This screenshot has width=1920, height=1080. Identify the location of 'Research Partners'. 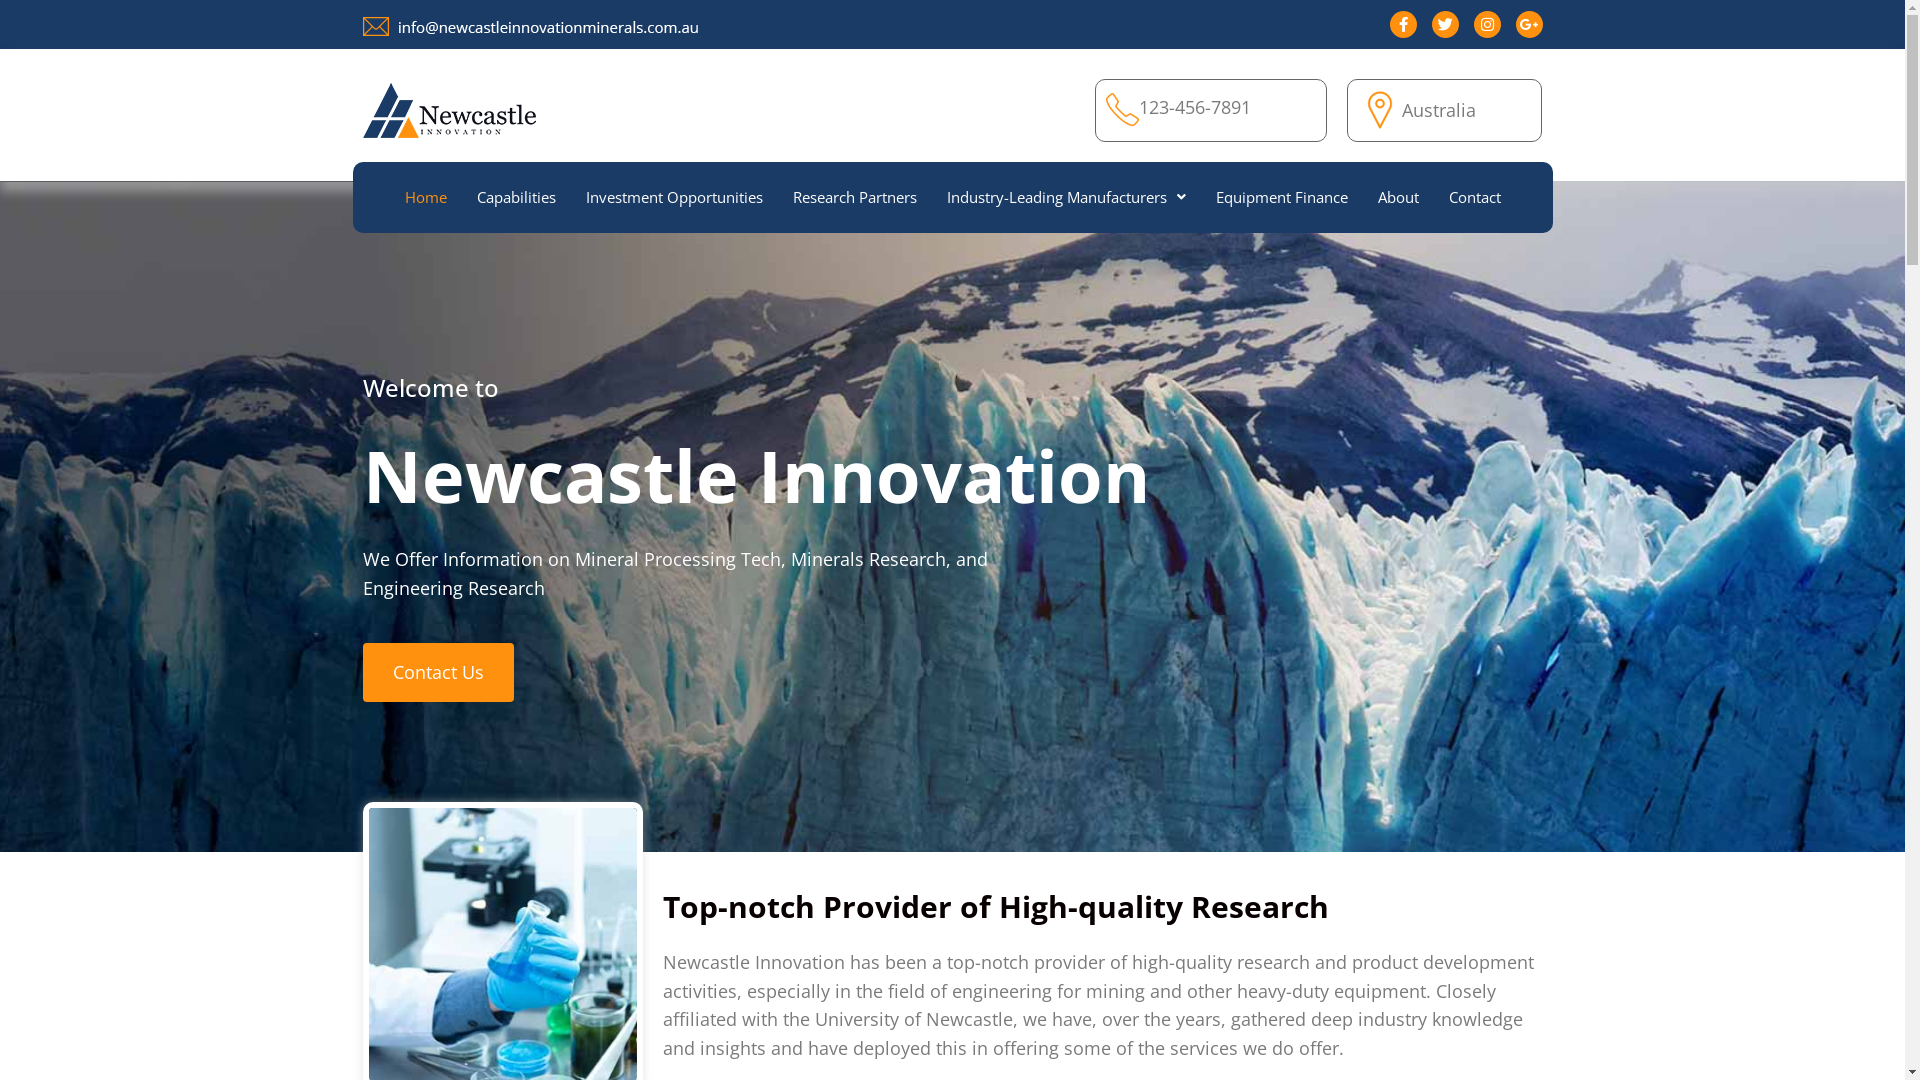
(776, 197).